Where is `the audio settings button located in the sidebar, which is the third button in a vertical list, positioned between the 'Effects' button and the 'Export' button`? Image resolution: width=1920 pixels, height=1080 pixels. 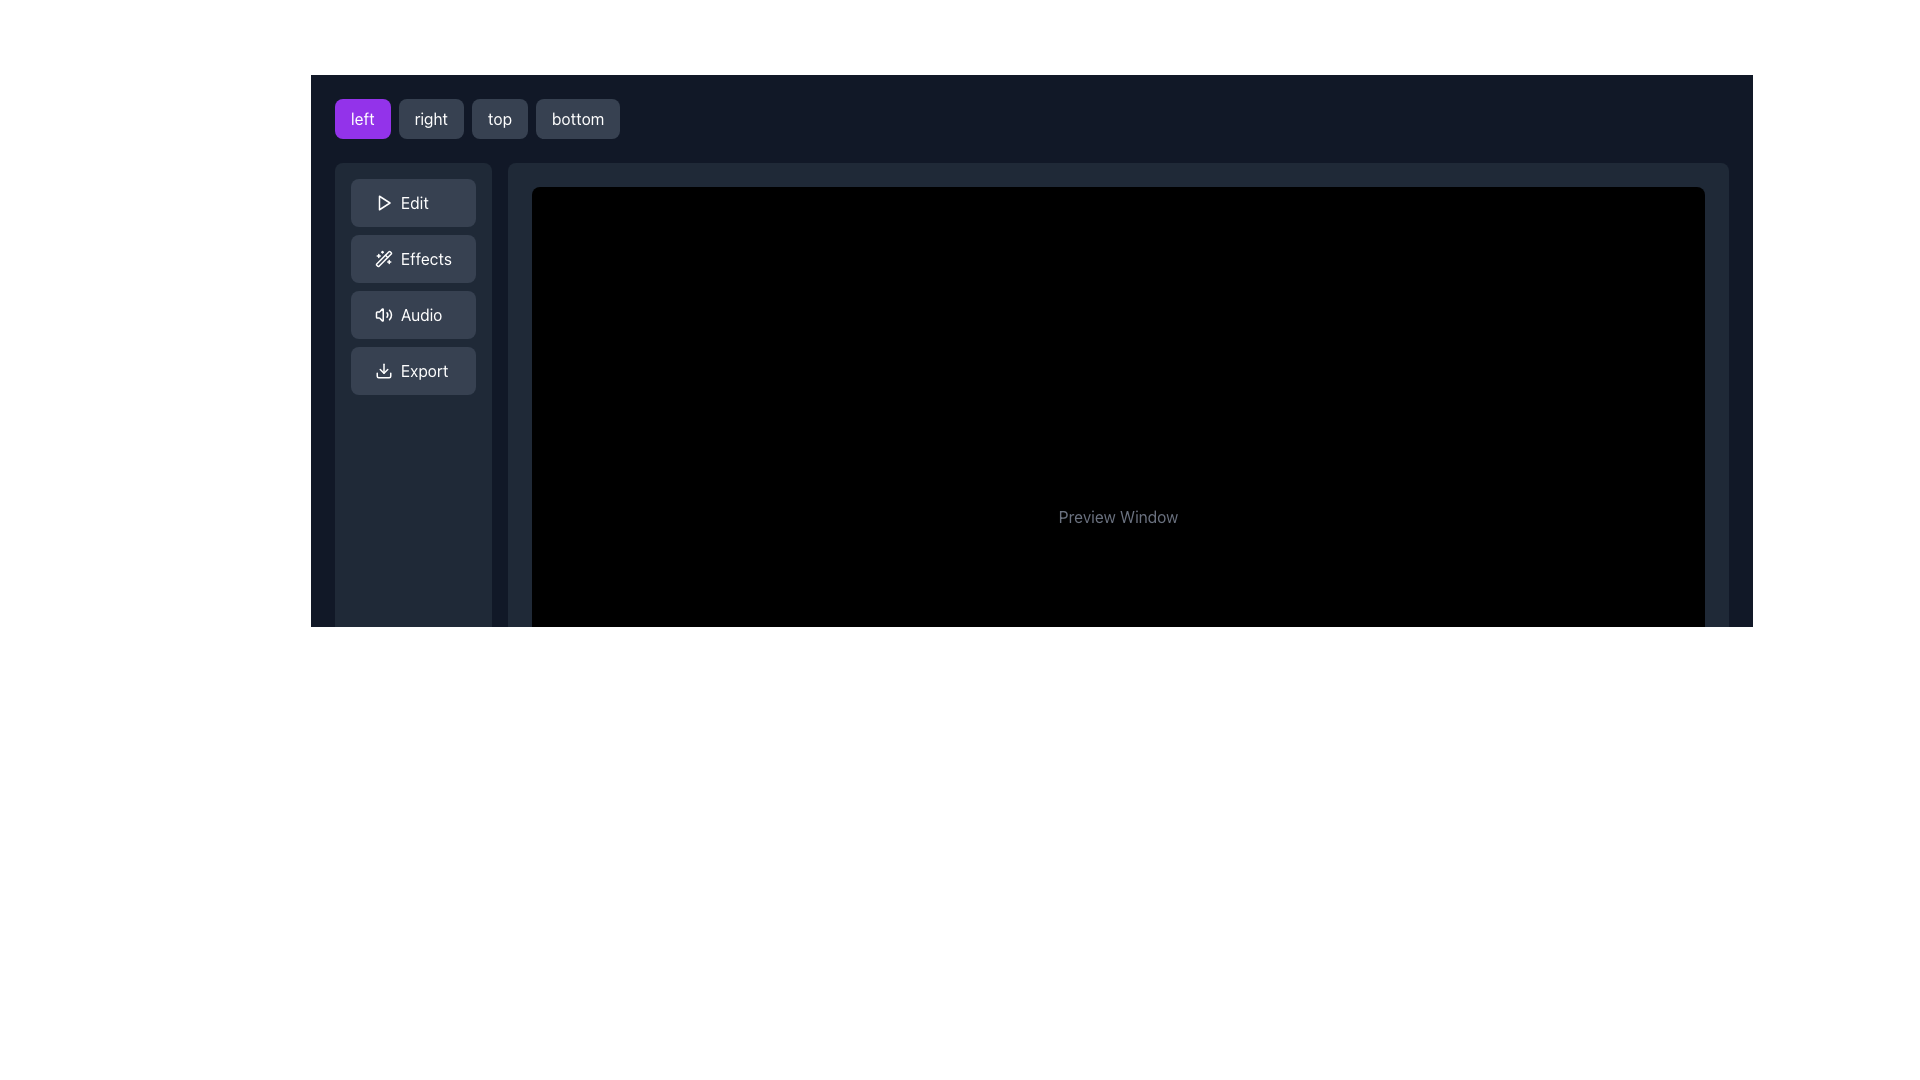
the audio settings button located in the sidebar, which is the third button in a vertical list, positioned between the 'Effects' button and the 'Export' button is located at coordinates (412, 315).